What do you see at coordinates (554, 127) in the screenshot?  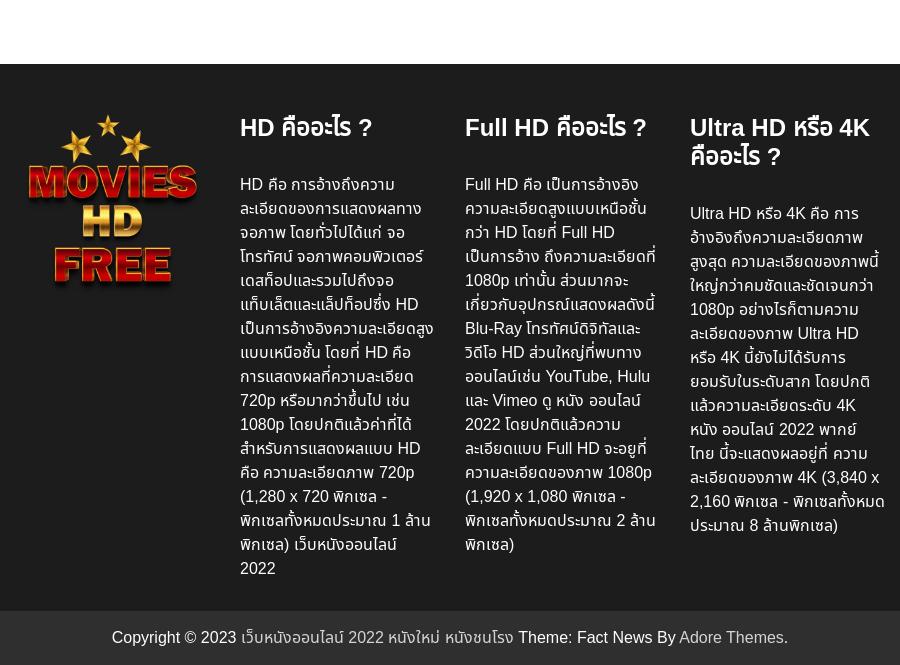 I see `'Full HD คืออะไร ?'` at bounding box center [554, 127].